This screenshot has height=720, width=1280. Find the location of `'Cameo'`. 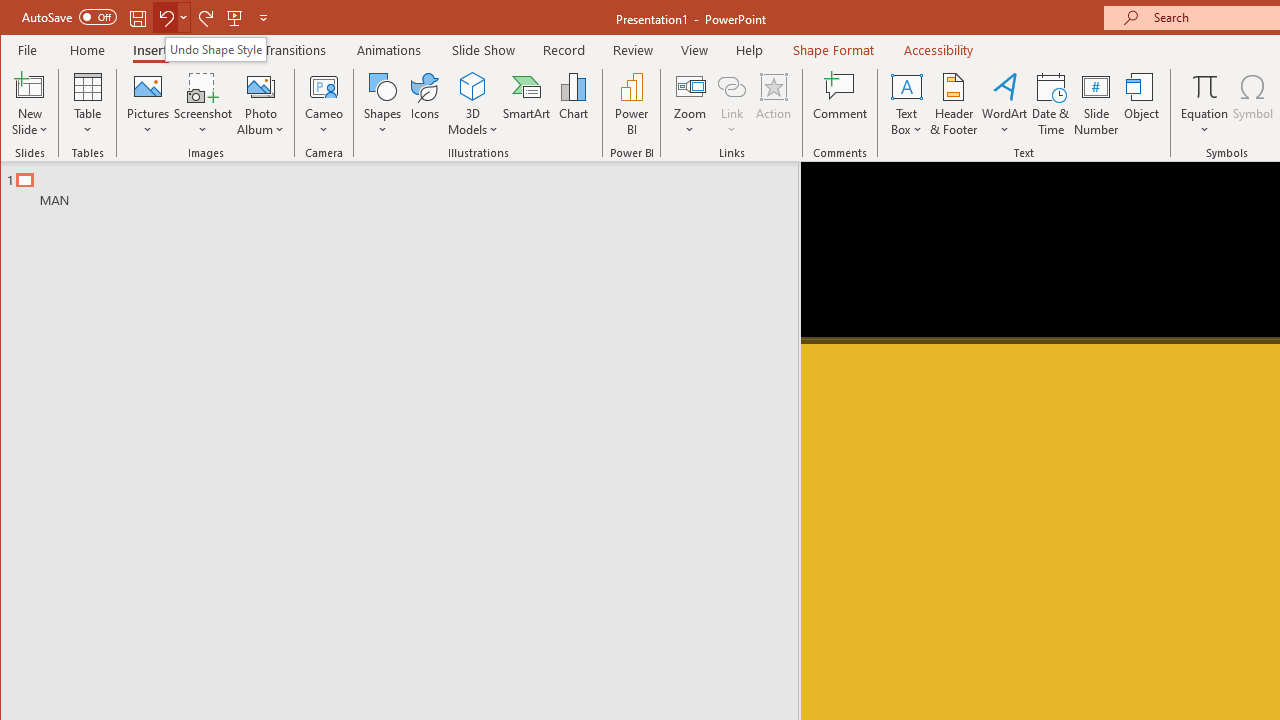

'Cameo' is located at coordinates (324, 104).